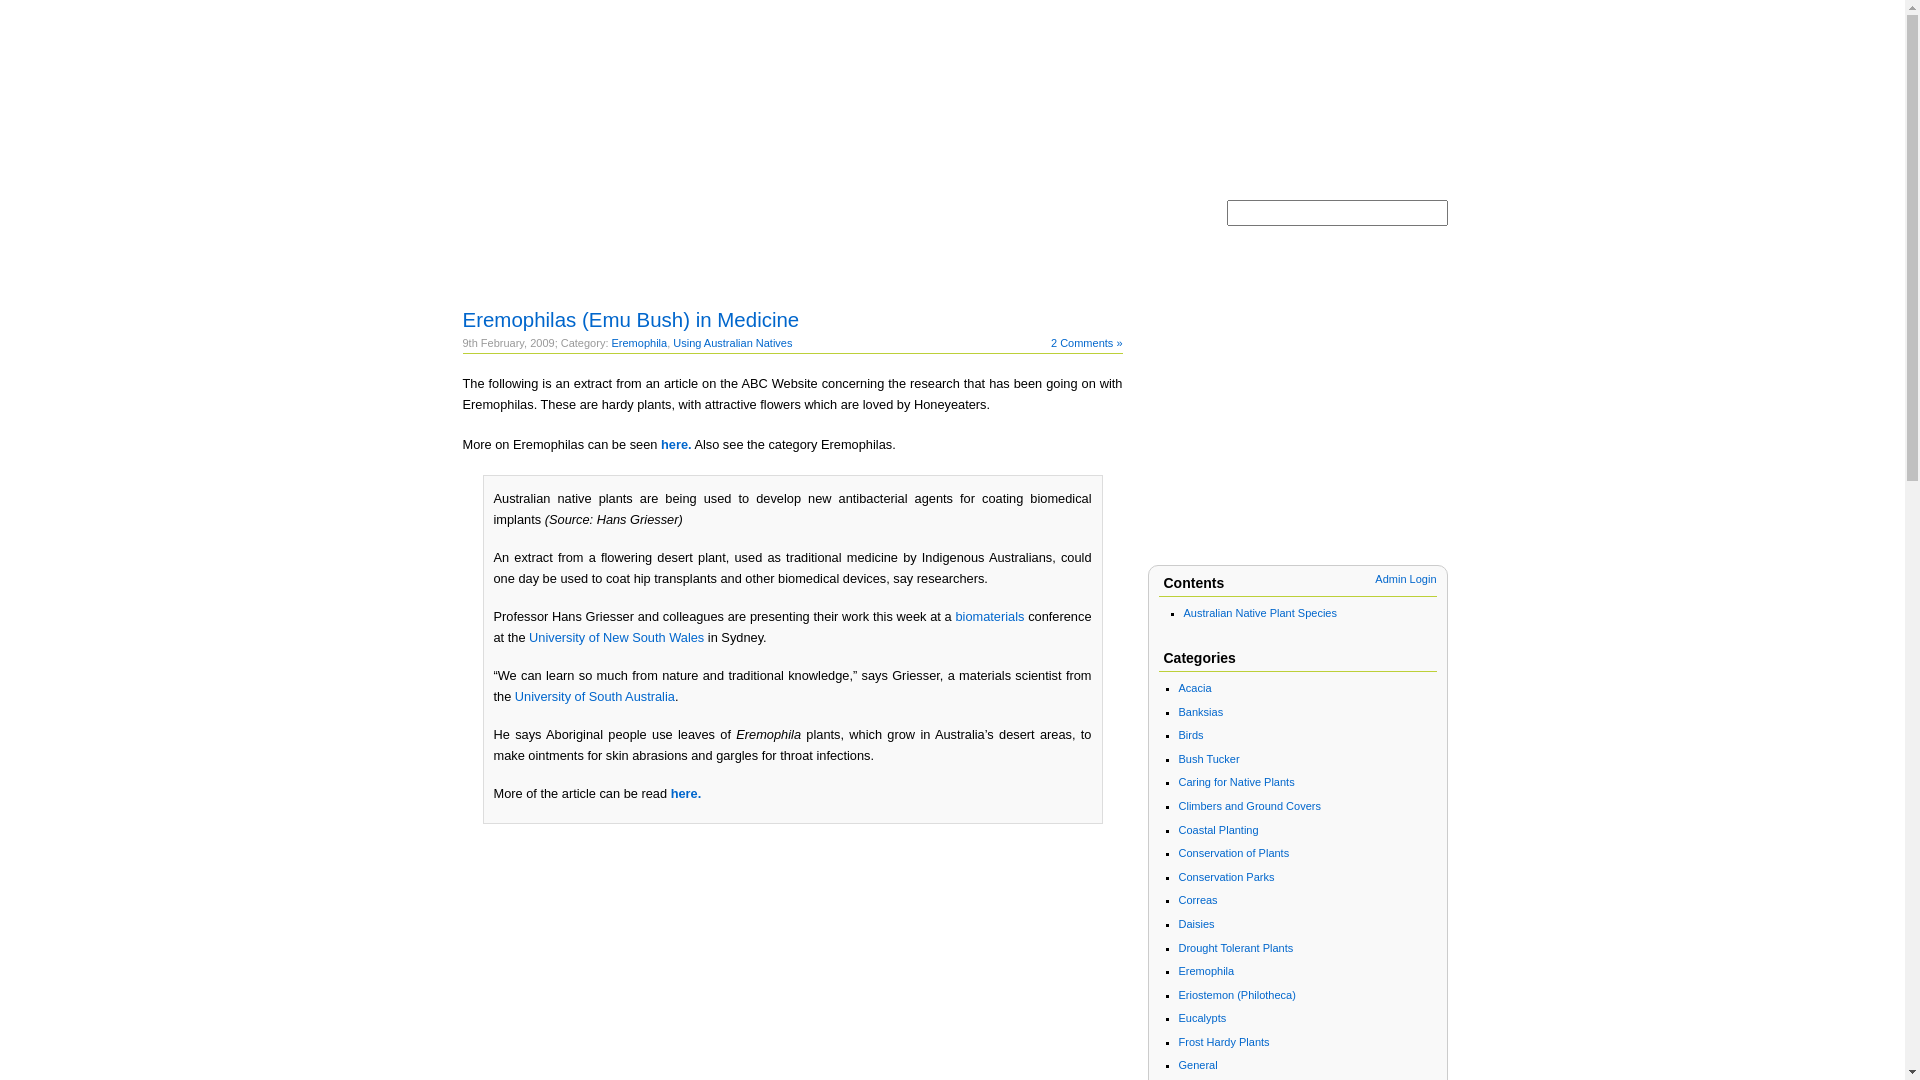 This screenshot has width=1920, height=1080. Describe the element at coordinates (1224, 875) in the screenshot. I see `'Conservation Parks'` at that location.